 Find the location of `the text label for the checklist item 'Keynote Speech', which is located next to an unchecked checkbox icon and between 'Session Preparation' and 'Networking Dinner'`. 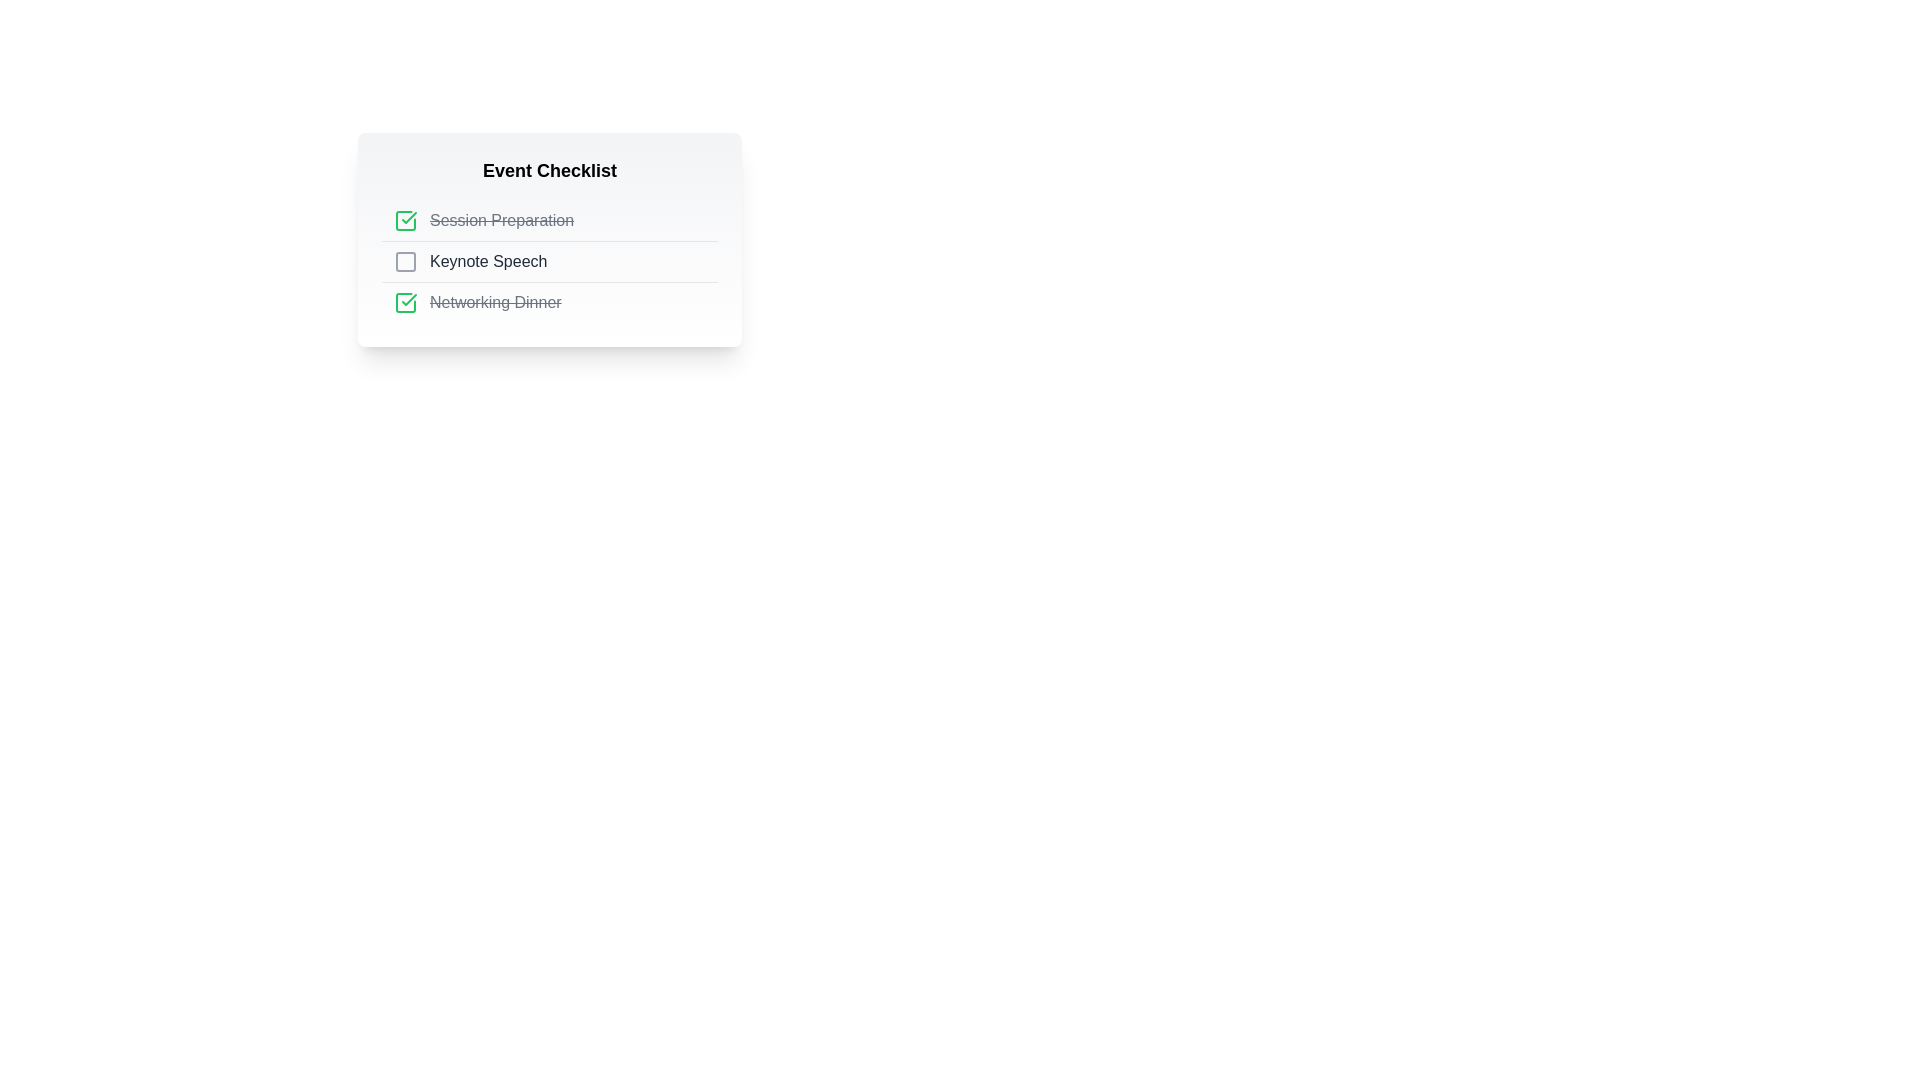

the text label for the checklist item 'Keynote Speech', which is located next to an unchecked checkbox icon and between 'Session Preparation' and 'Networking Dinner' is located at coordinates (488, 261).